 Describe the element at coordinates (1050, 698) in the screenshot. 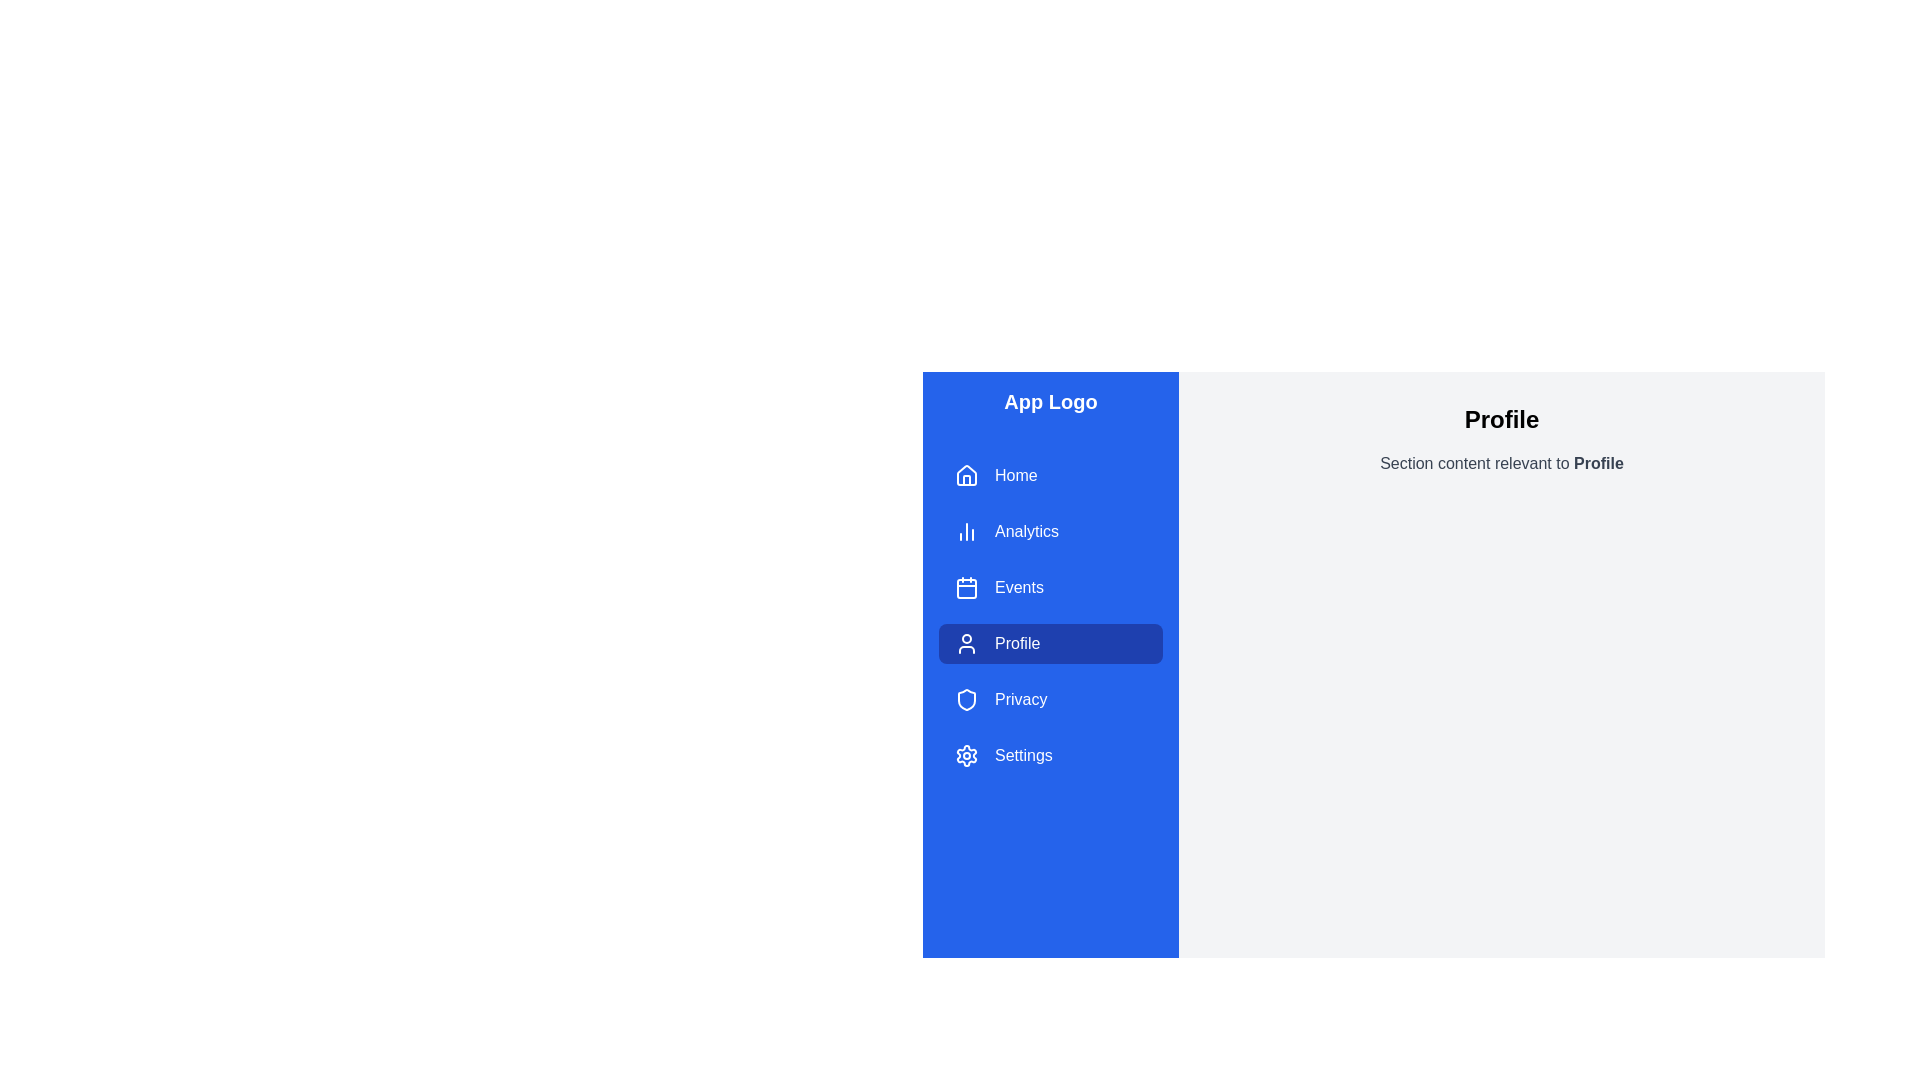

I see `the navigation button located in the vertical menu on the left side of the interface, positioned under 'Profile' and above 'Settings'` at that location.